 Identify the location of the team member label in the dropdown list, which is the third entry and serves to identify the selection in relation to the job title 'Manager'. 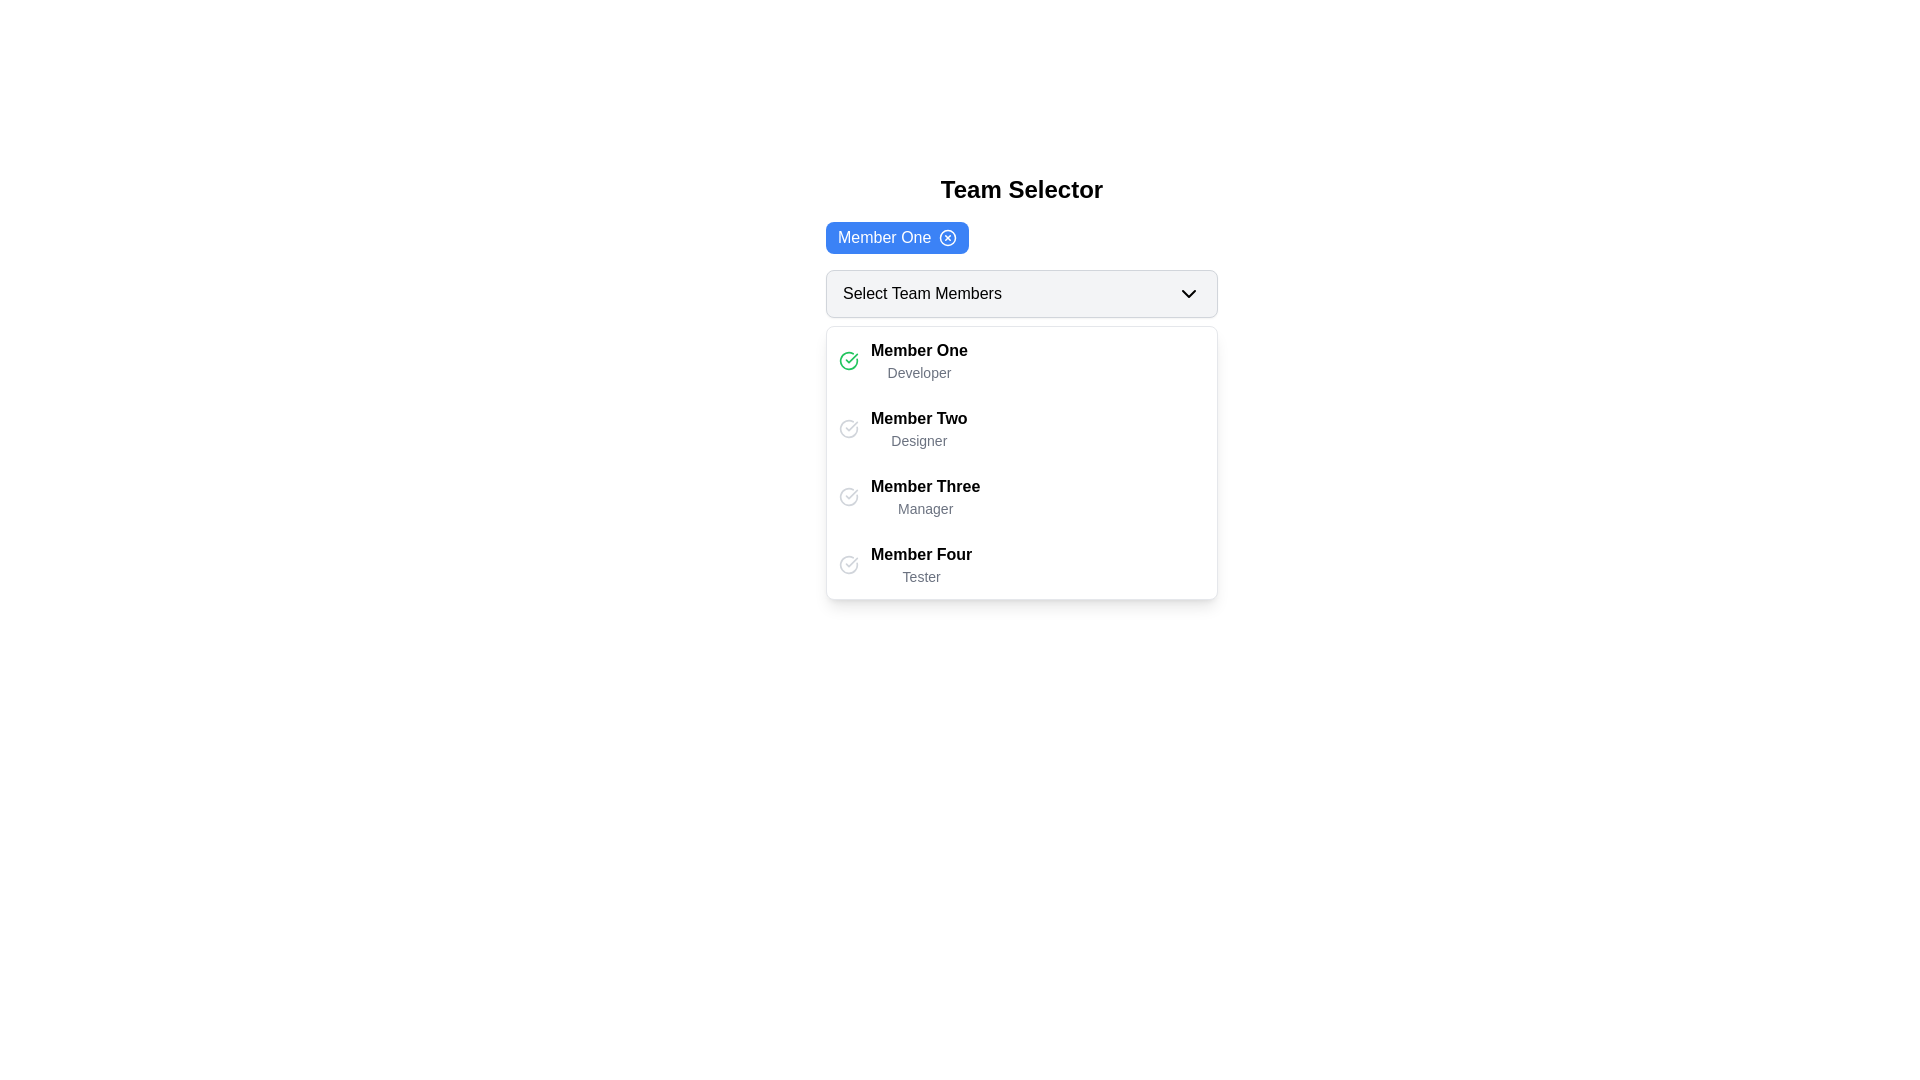
(924, 486).